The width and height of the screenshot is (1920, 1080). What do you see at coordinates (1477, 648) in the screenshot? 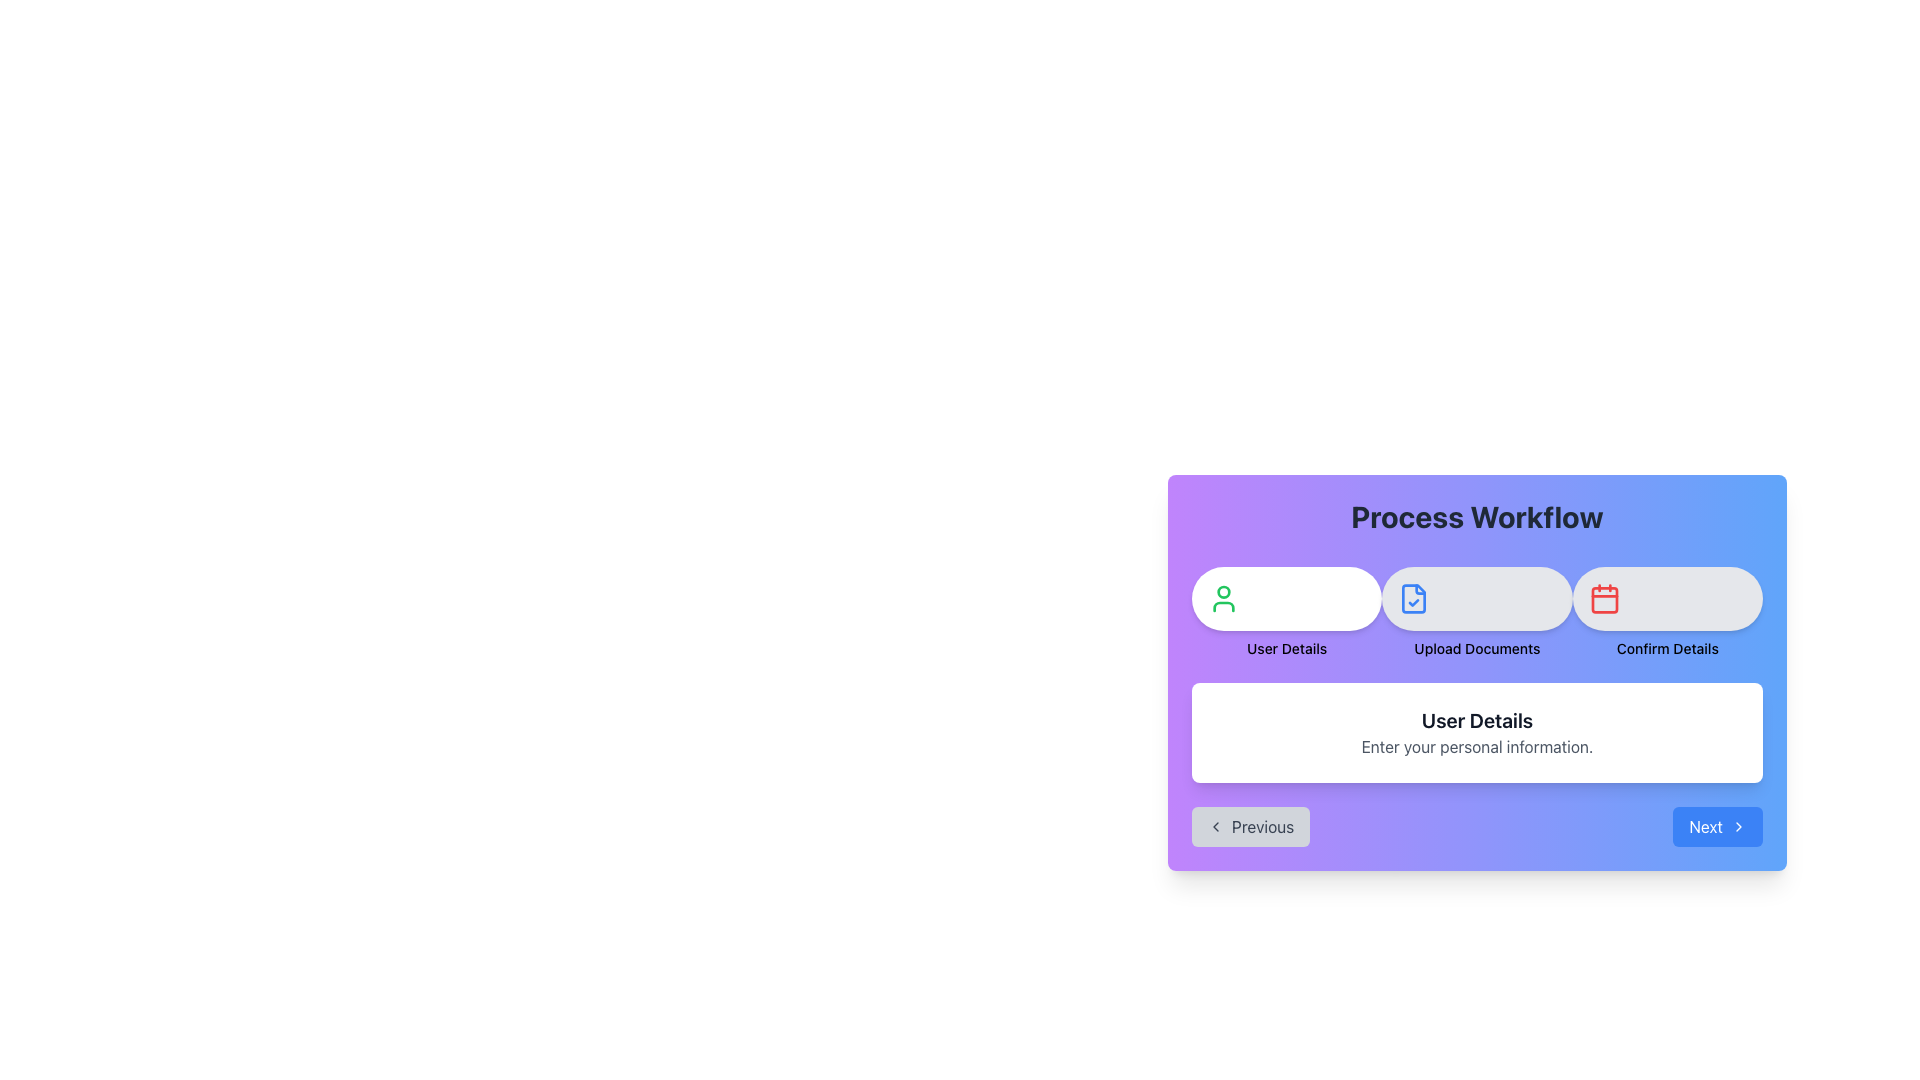
I see `the 'Upload Documents' text label located in the middle tab of the 'Process Workflow' stepper interface` at bounding box center [1477, 648].